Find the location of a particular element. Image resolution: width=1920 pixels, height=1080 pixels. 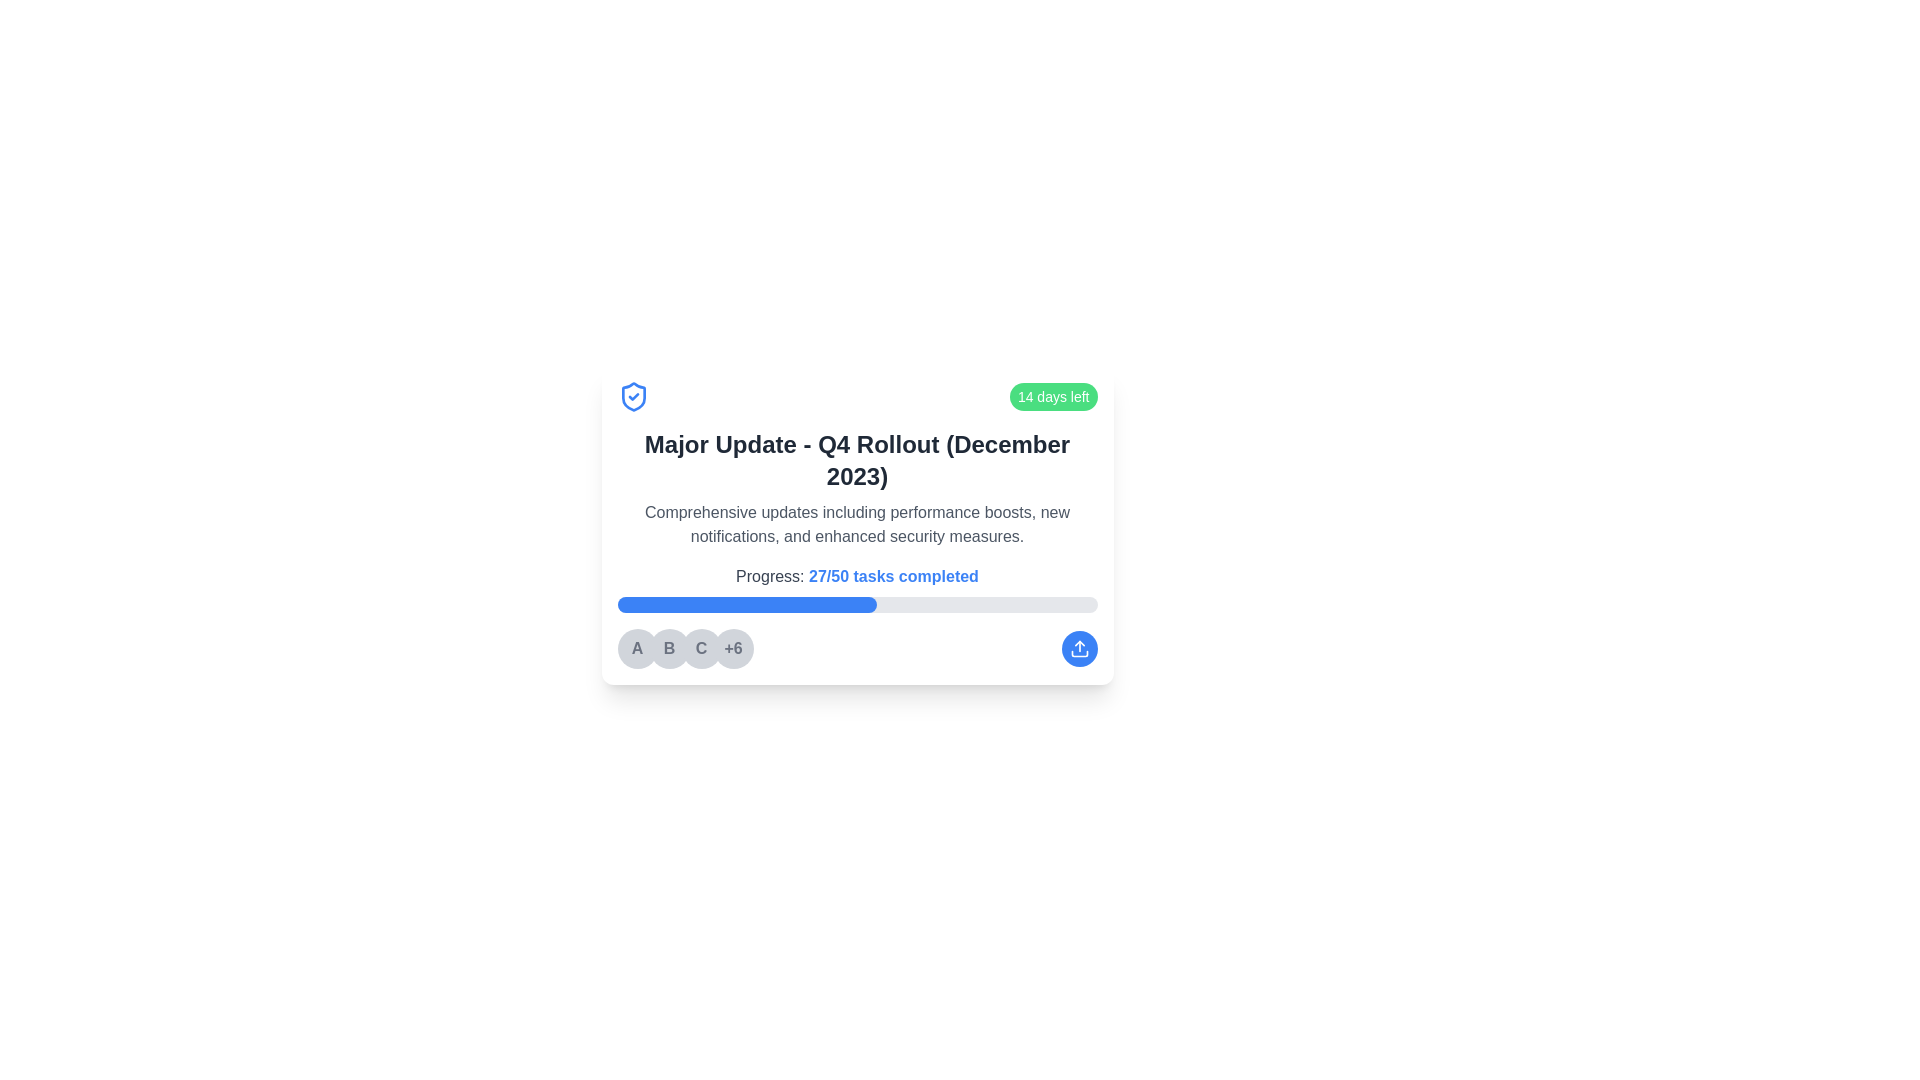

remaining time displayed on the informational label indicating 14 days, located at the top-right corner of the project summary card is located at coordinates (1052, 397).